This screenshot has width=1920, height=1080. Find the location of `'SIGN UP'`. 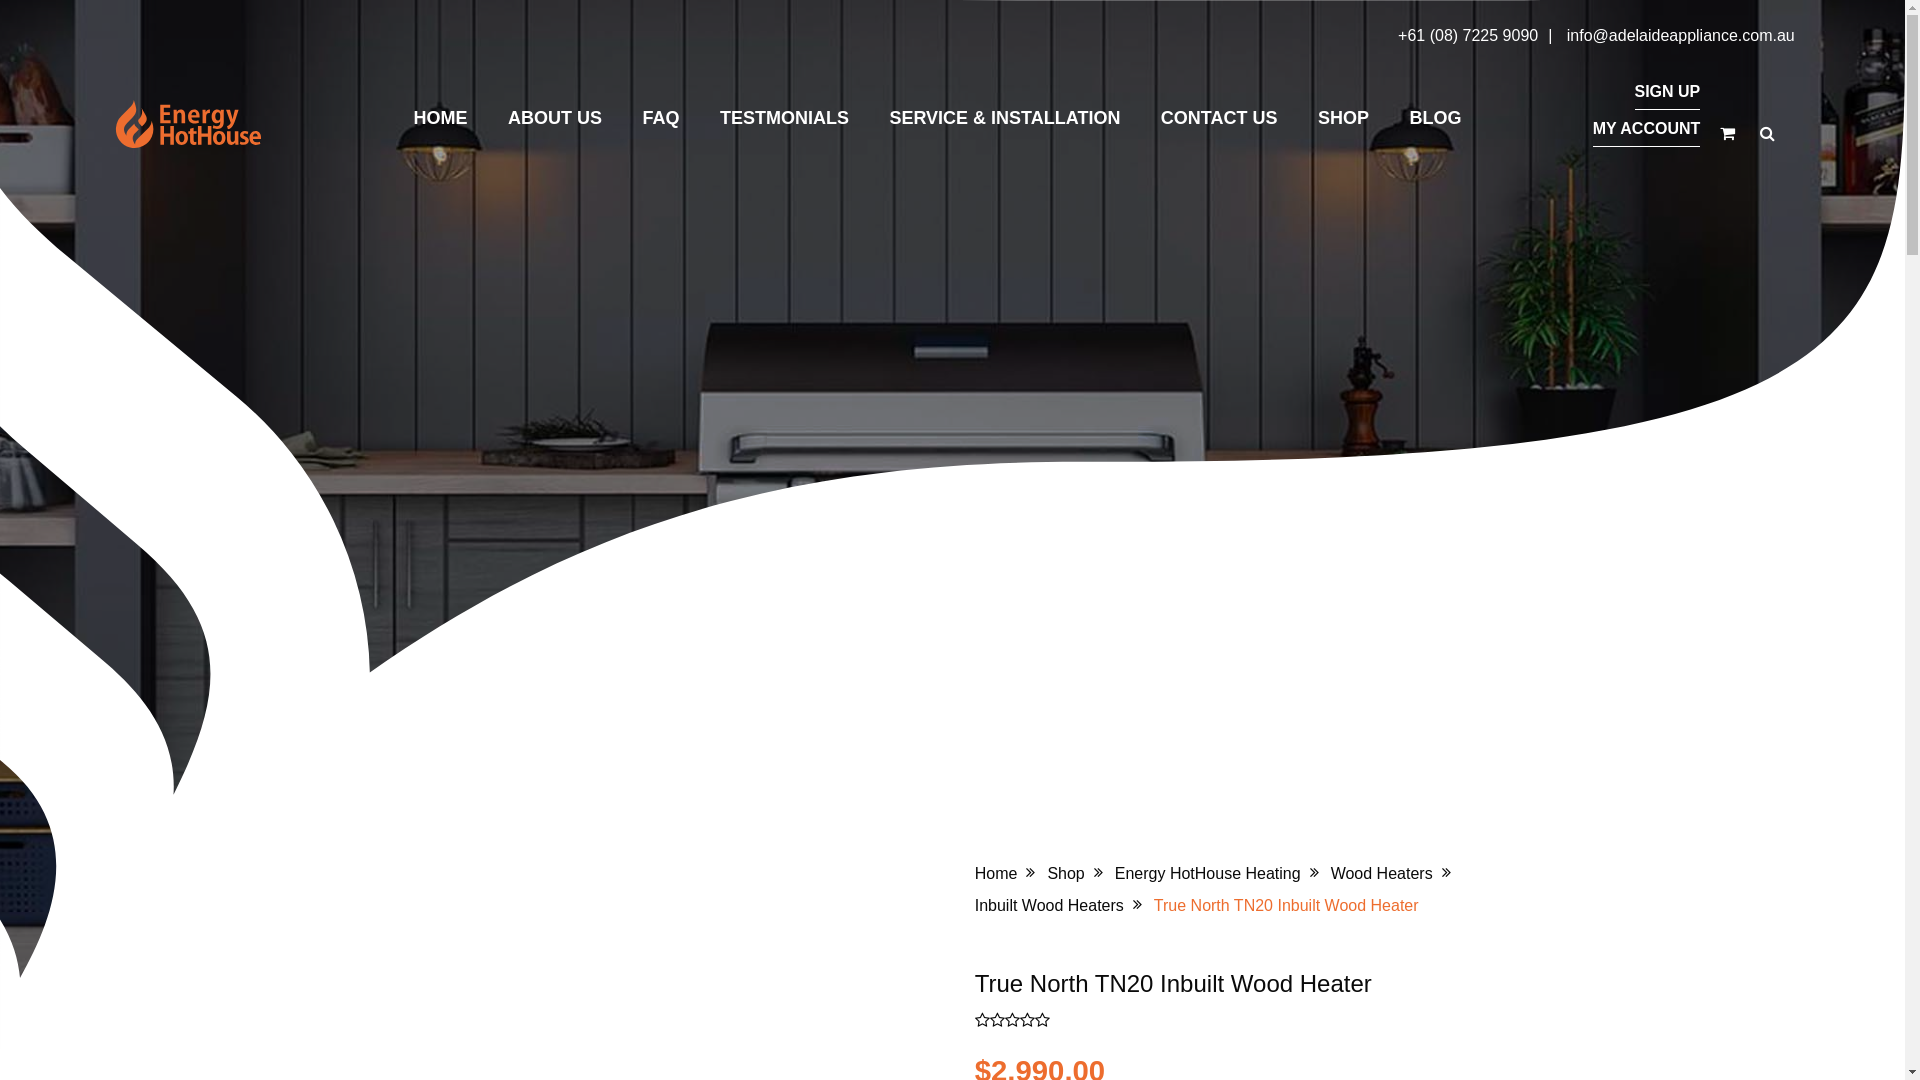

'SIGN UP' is located at coordinates (1666, 92).